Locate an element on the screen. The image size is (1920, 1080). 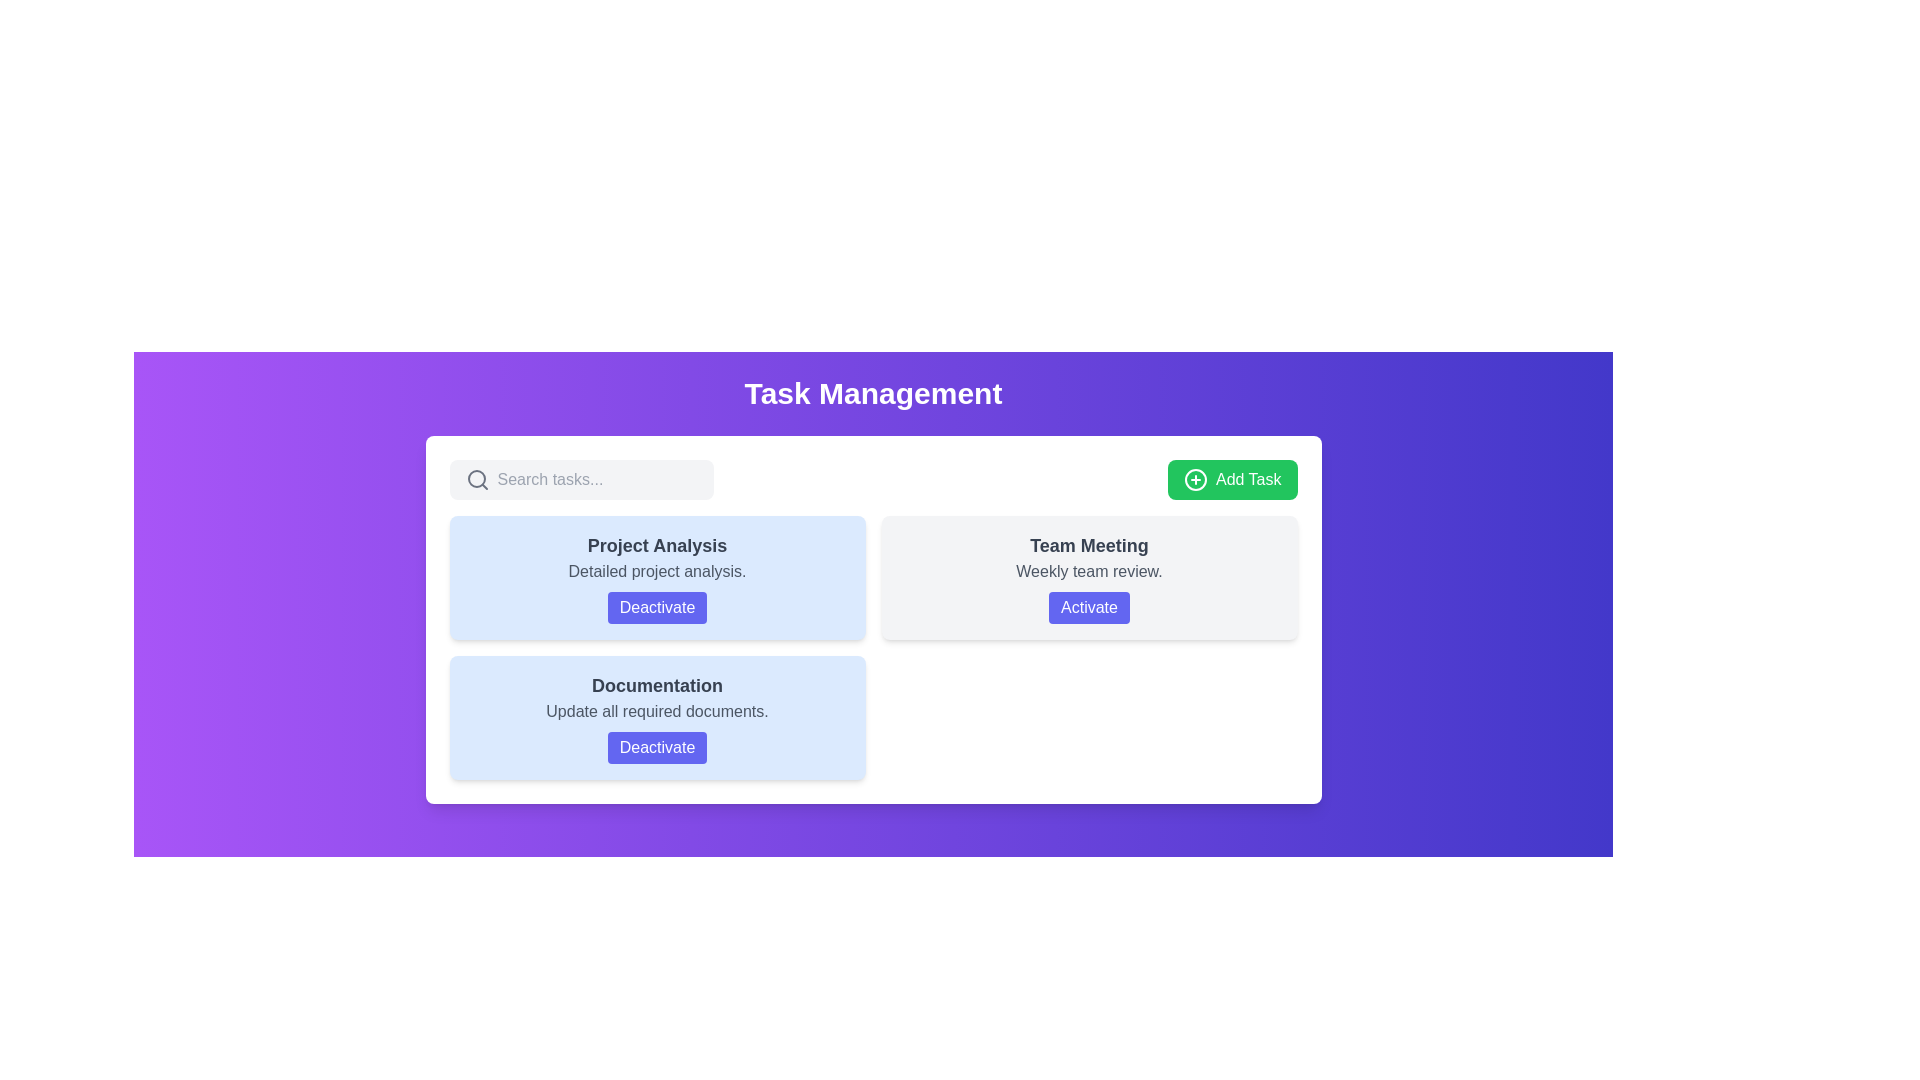
the text label element displaying 'Detailed project analysis.' which is located within the 'Project Analysis' card, positioned in the top-left area of the section below the search bar is located at coordinates (657, 571).